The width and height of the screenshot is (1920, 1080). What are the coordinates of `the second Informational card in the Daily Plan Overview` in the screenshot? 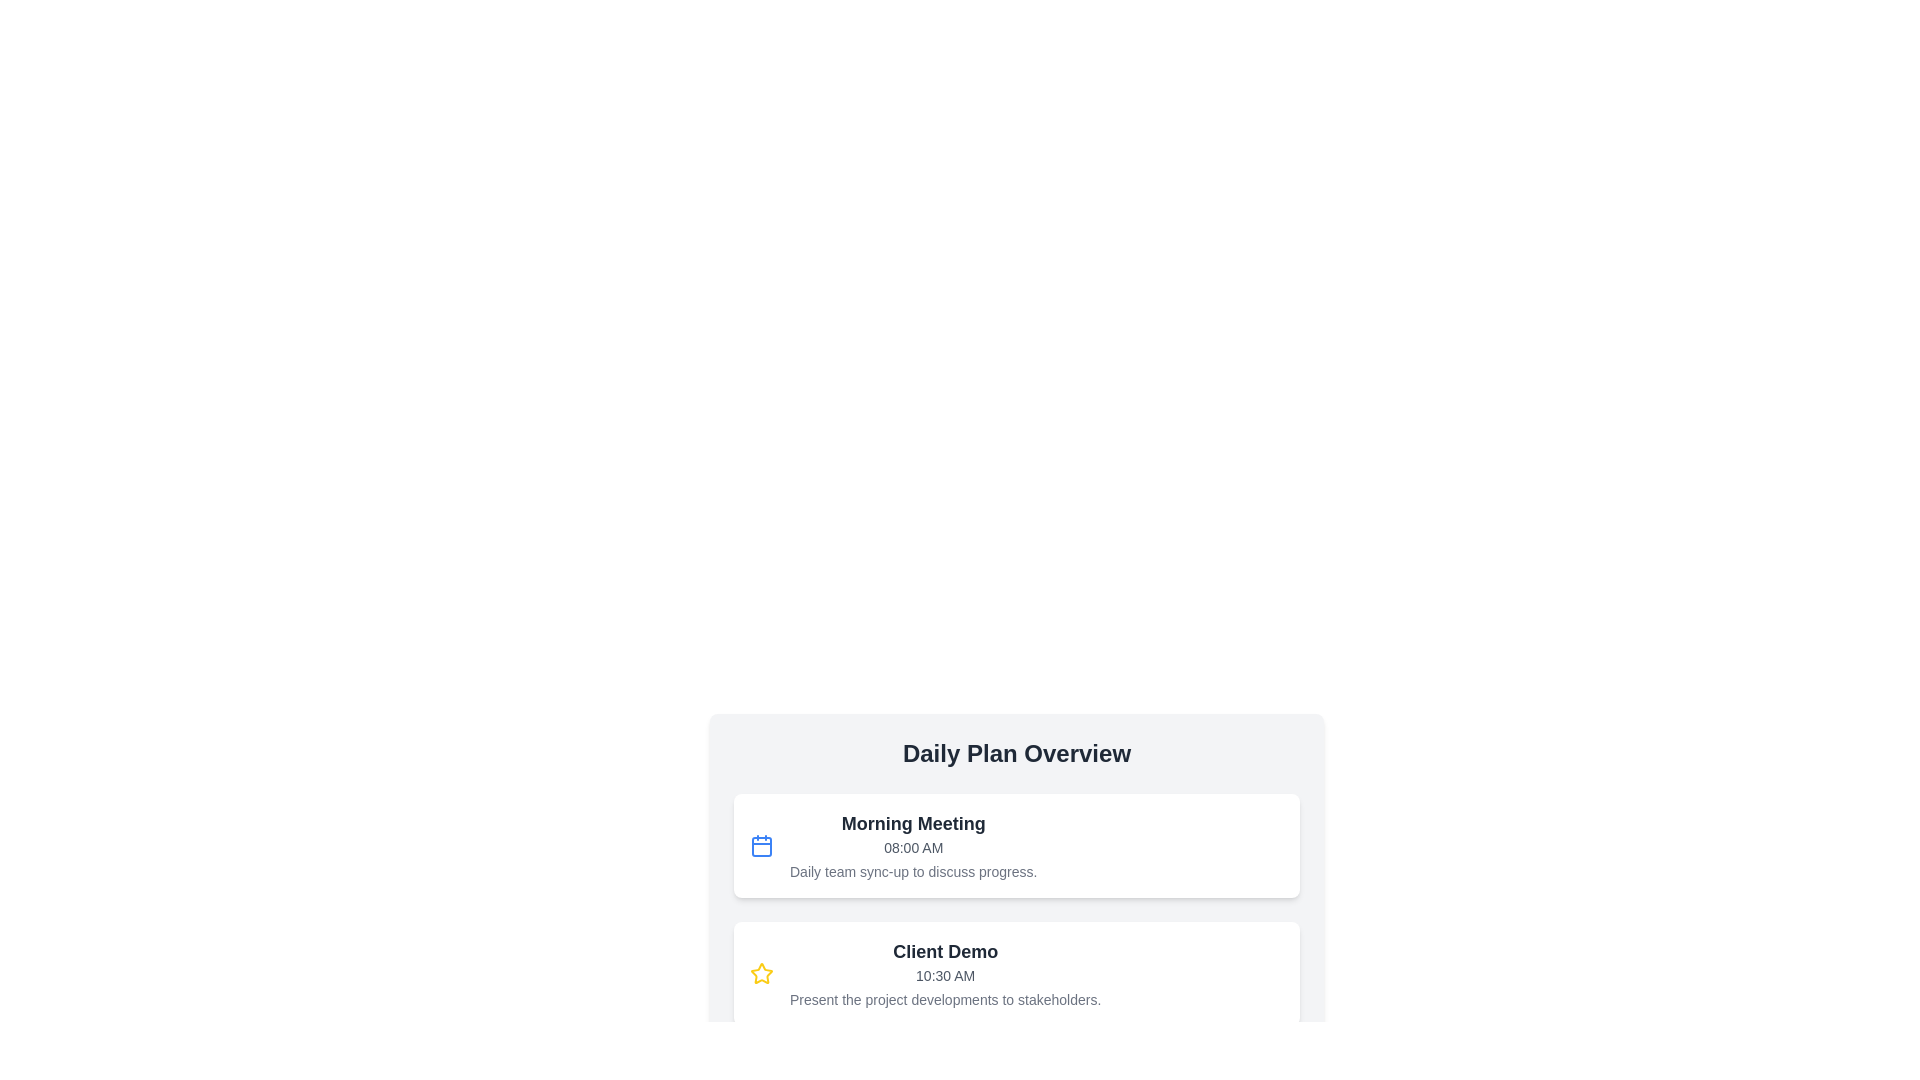 It's located at (1017, 973).